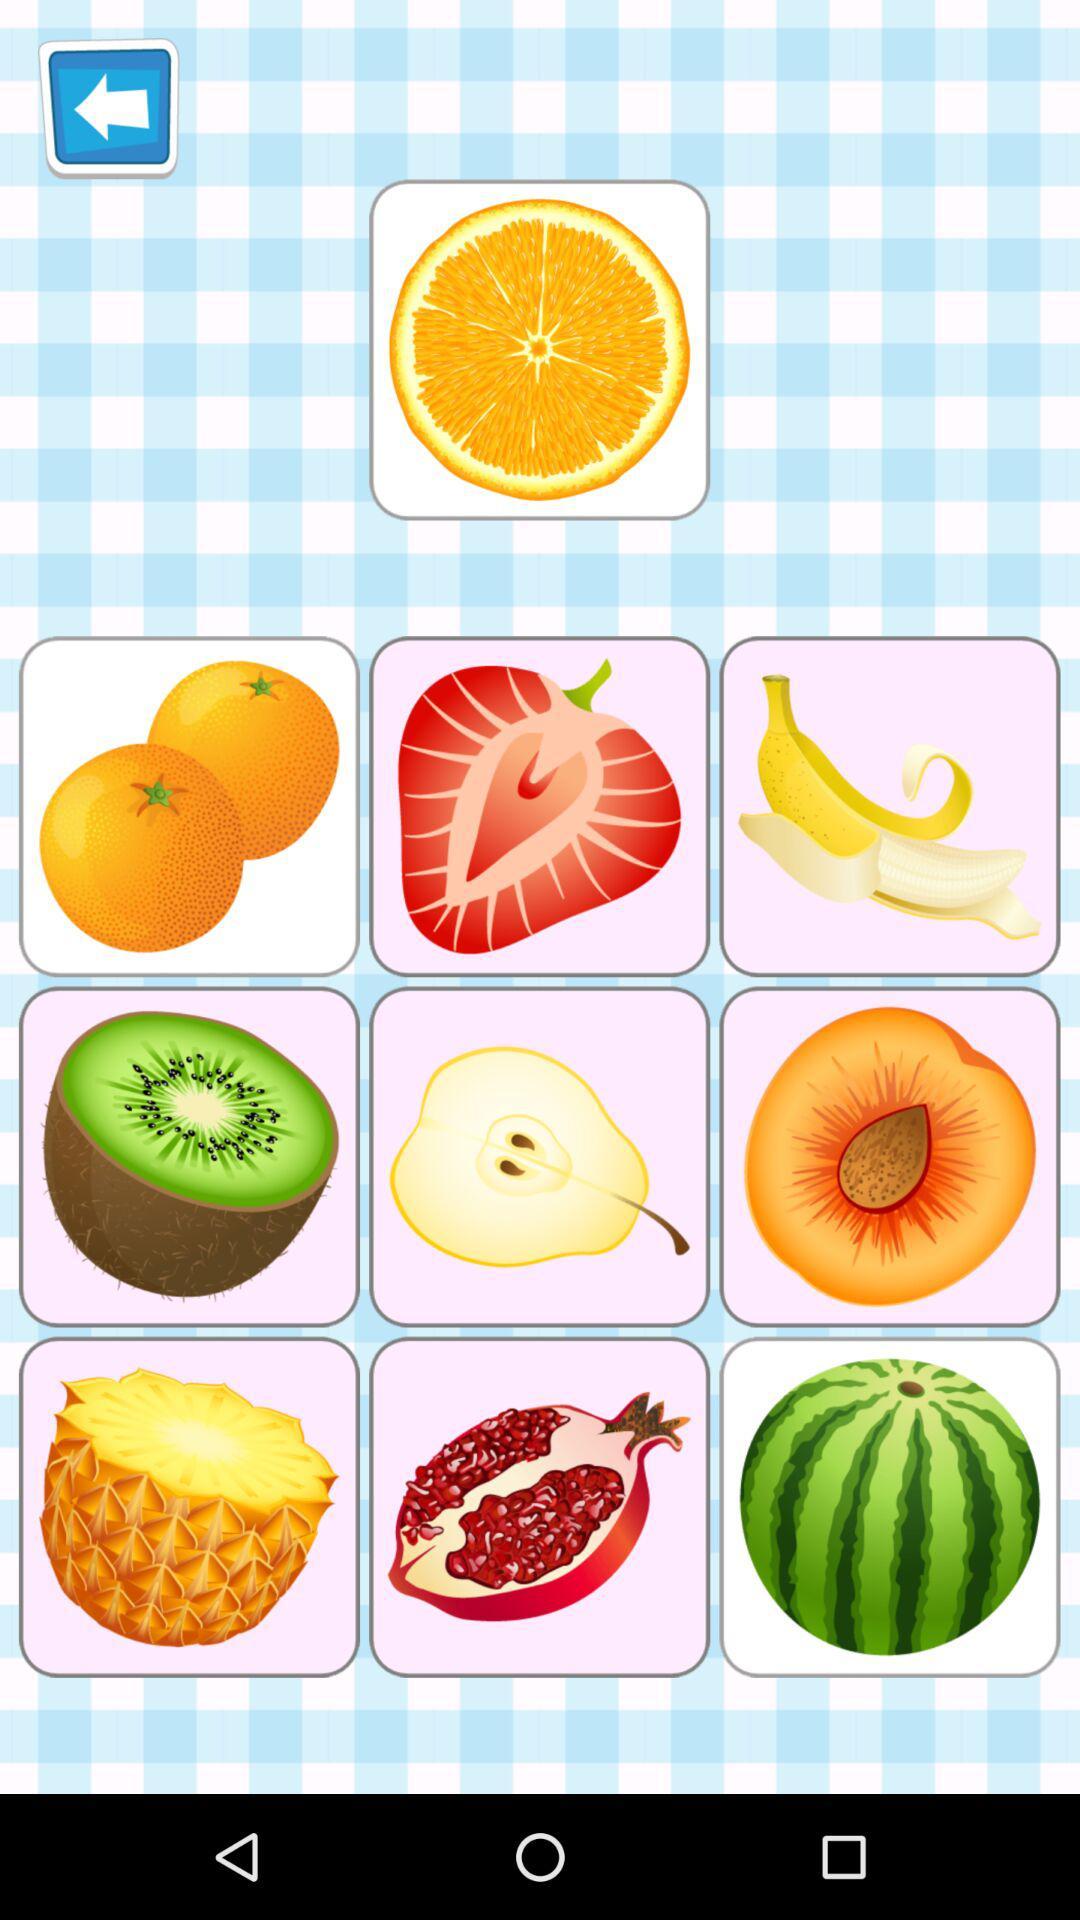 This screenshot has width=1080, height=1920. What do you see at coordinates (538, 349) in the screenshot?
I see `orange` at bounding box center [538, 349].